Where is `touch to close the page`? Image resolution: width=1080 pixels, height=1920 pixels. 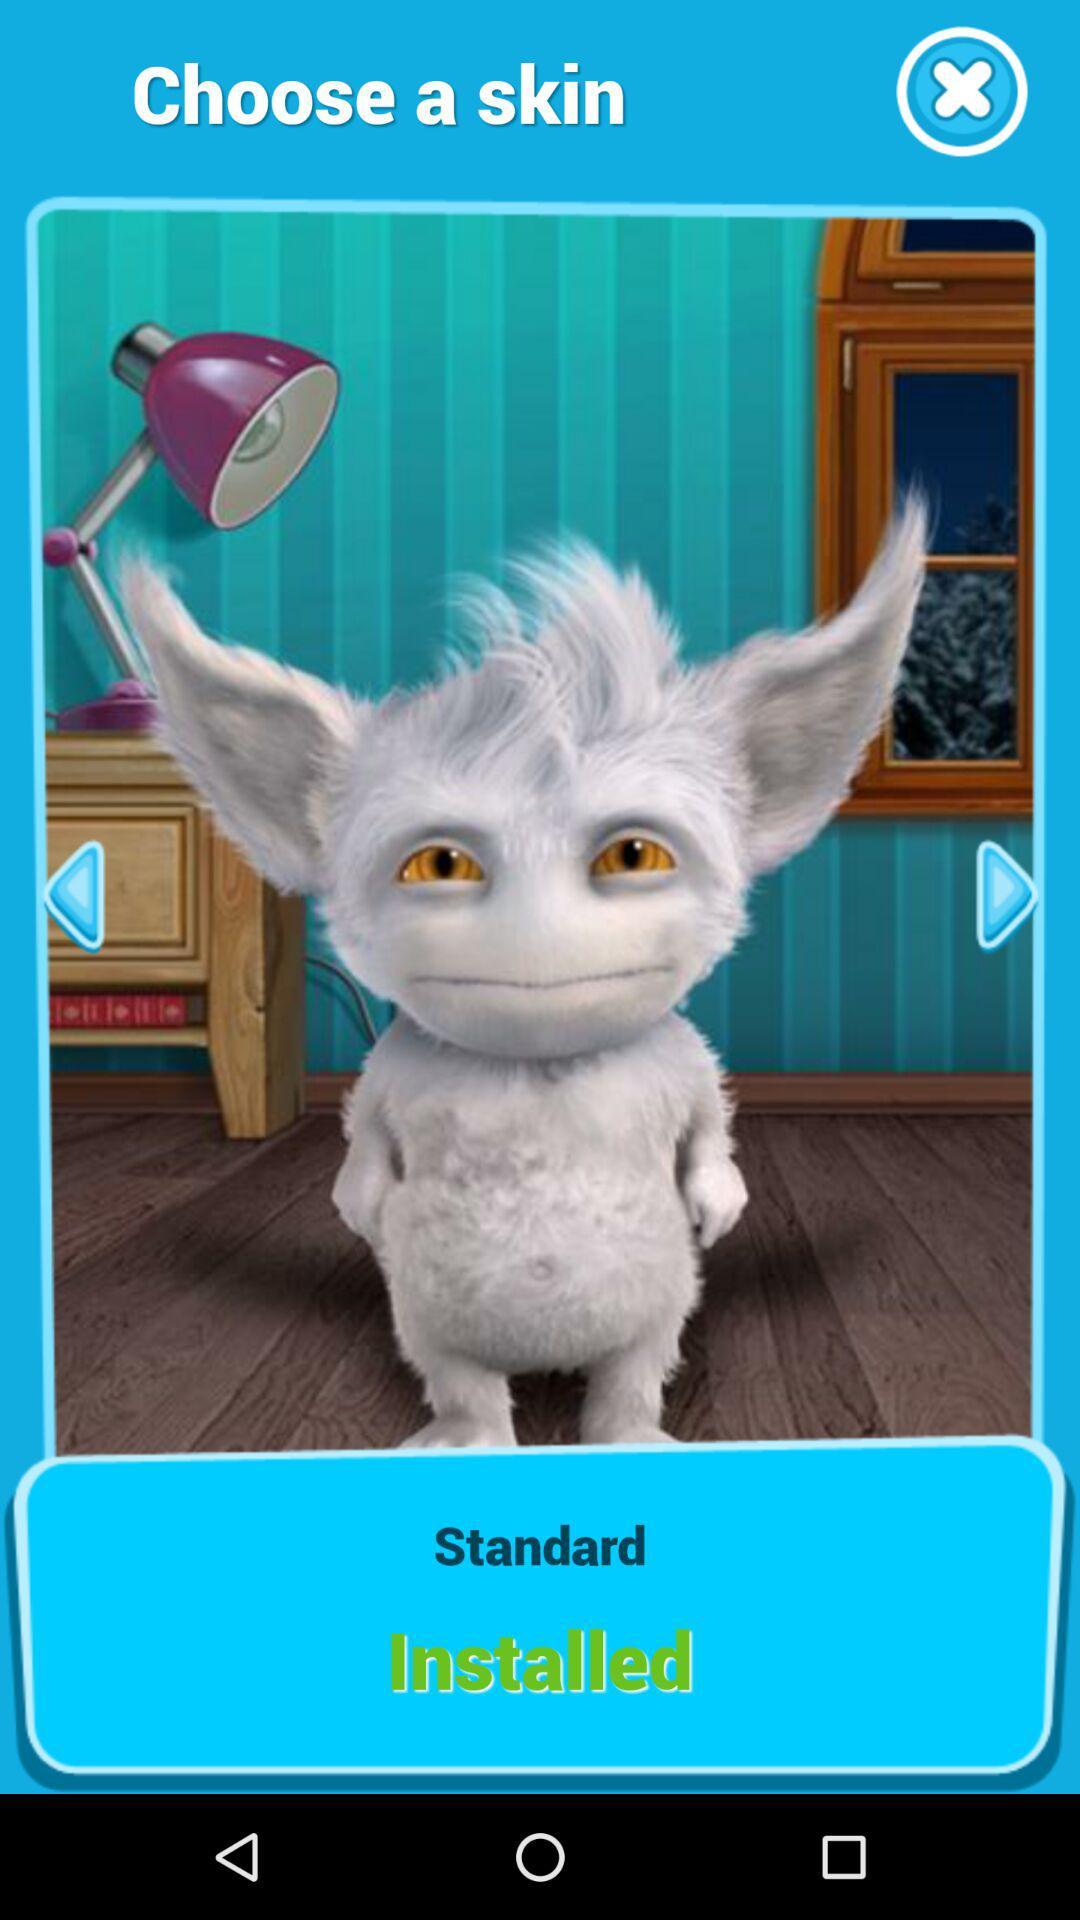 touch to close the page is located at coordinates (960, 90).